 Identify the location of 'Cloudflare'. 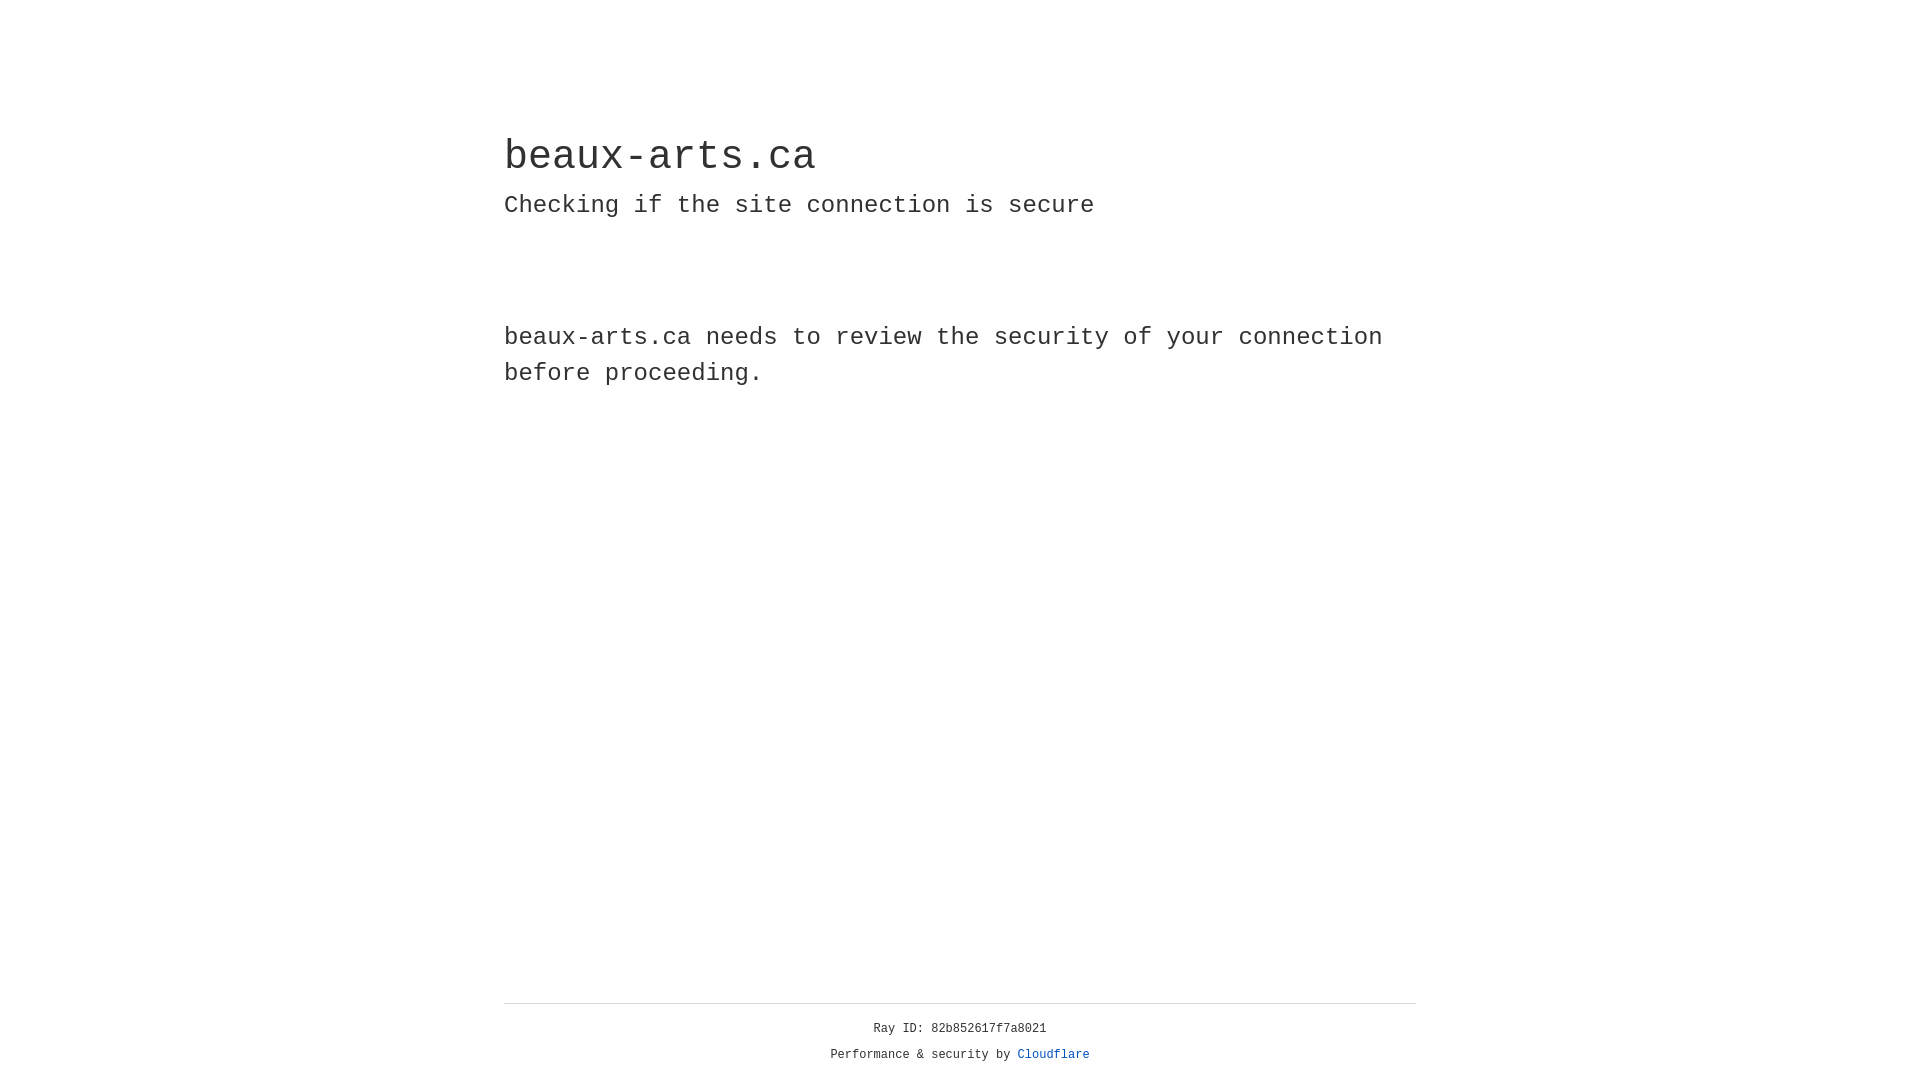
(1017, 1054).